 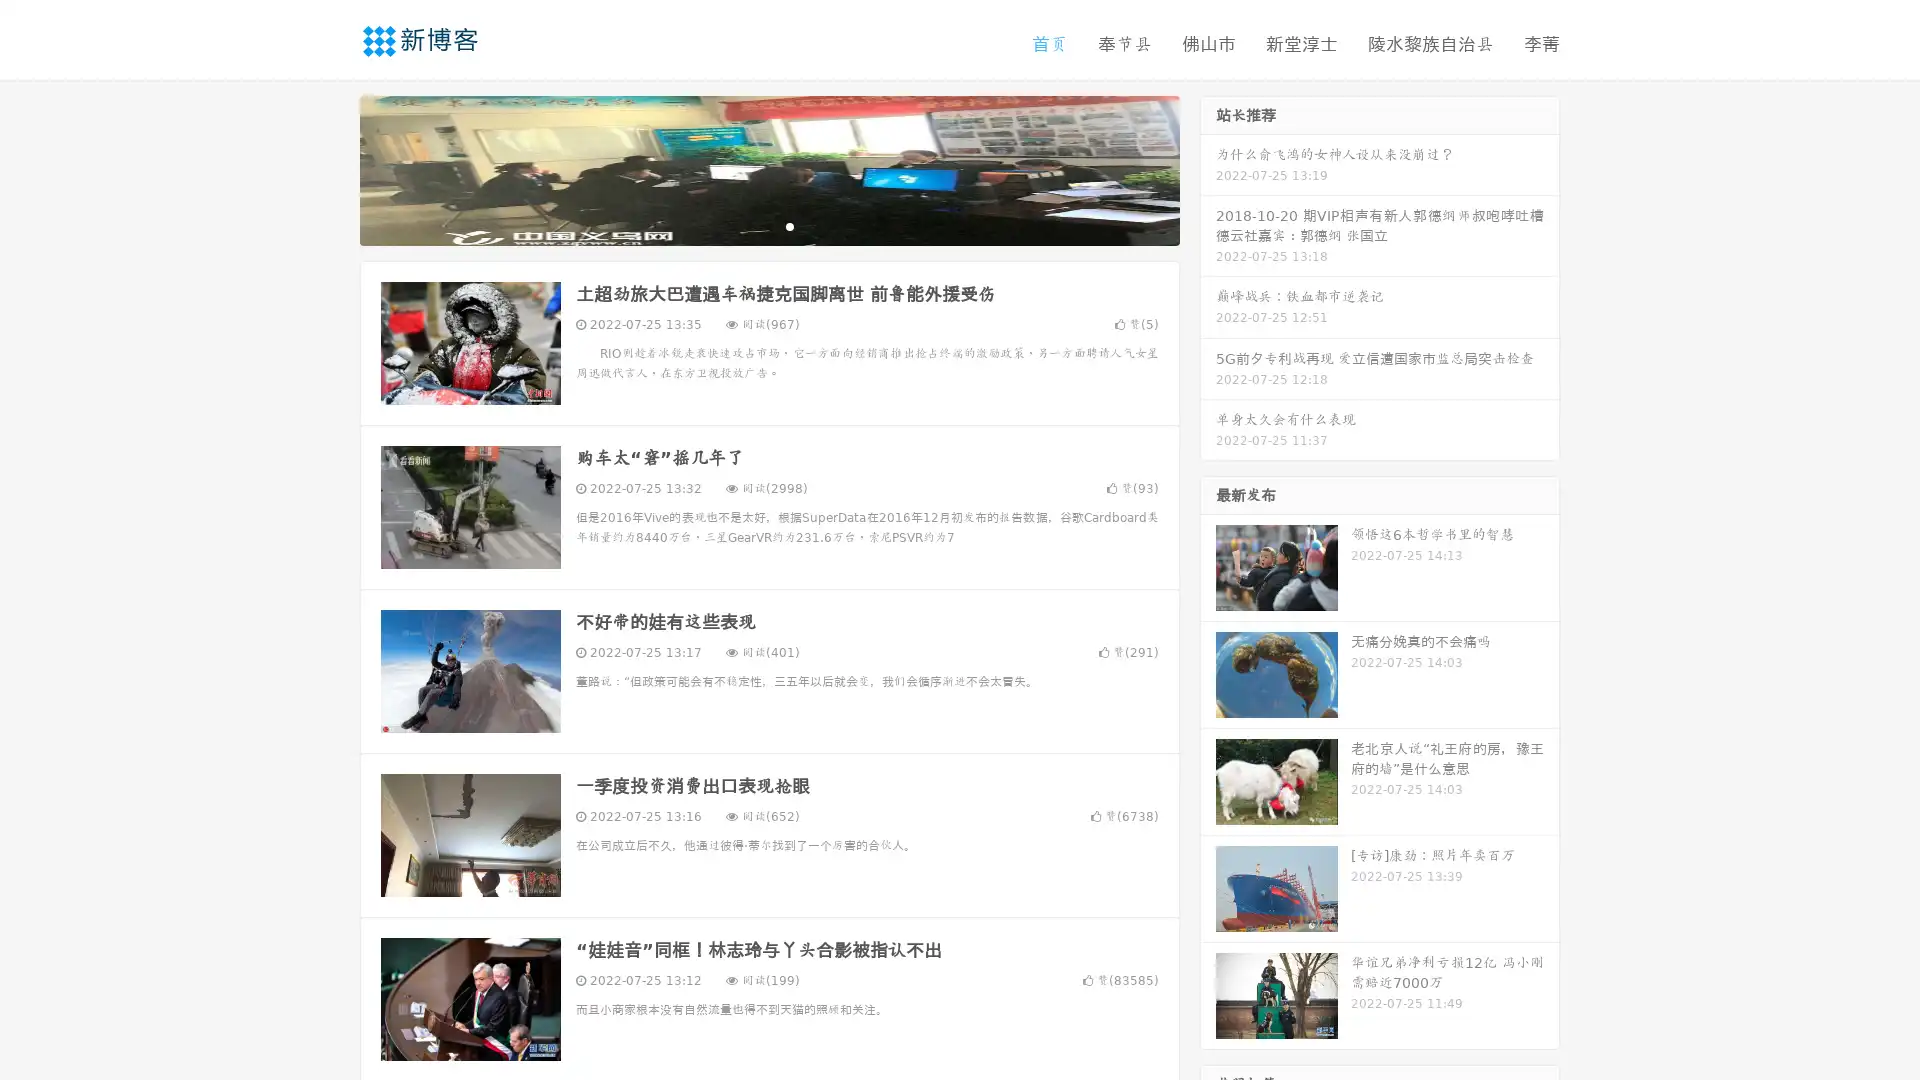 I want to click on Go to slide 3, so click(x=789, y=225).